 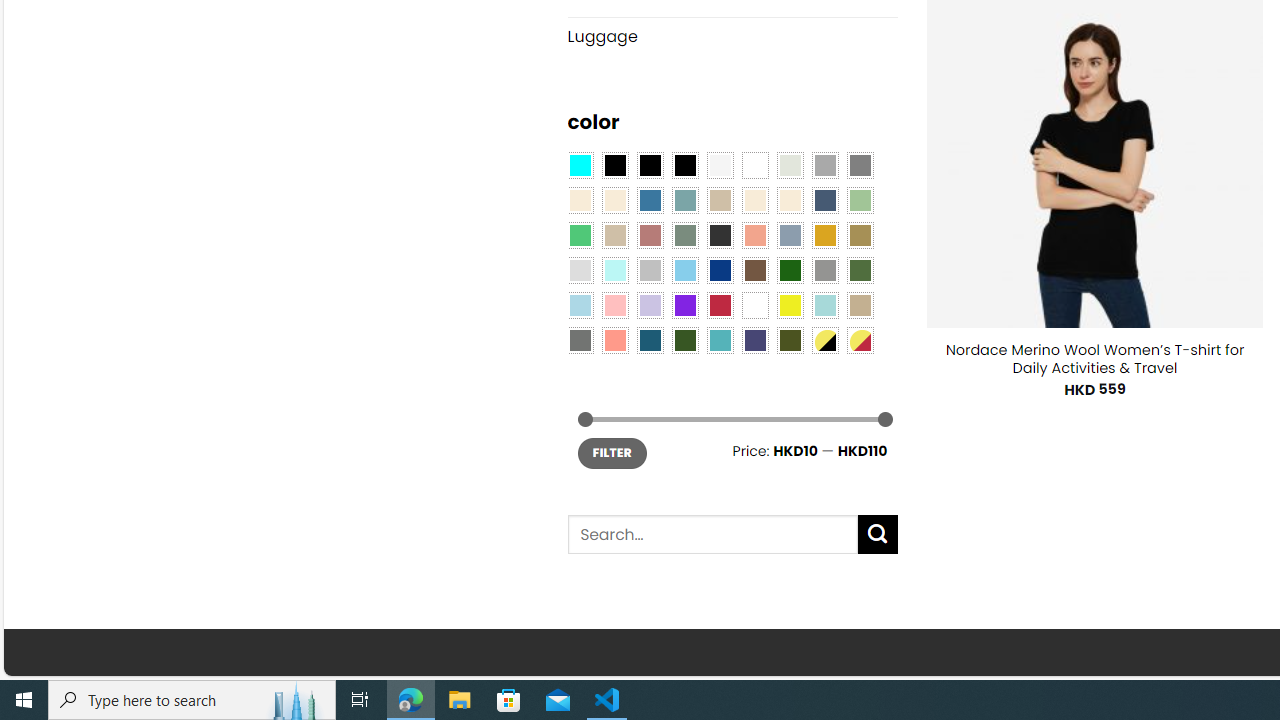 What do you see at coordinates (684, 163) in the screenshot?
I see `'Black-Brown'` at bounding box center [684, 163].